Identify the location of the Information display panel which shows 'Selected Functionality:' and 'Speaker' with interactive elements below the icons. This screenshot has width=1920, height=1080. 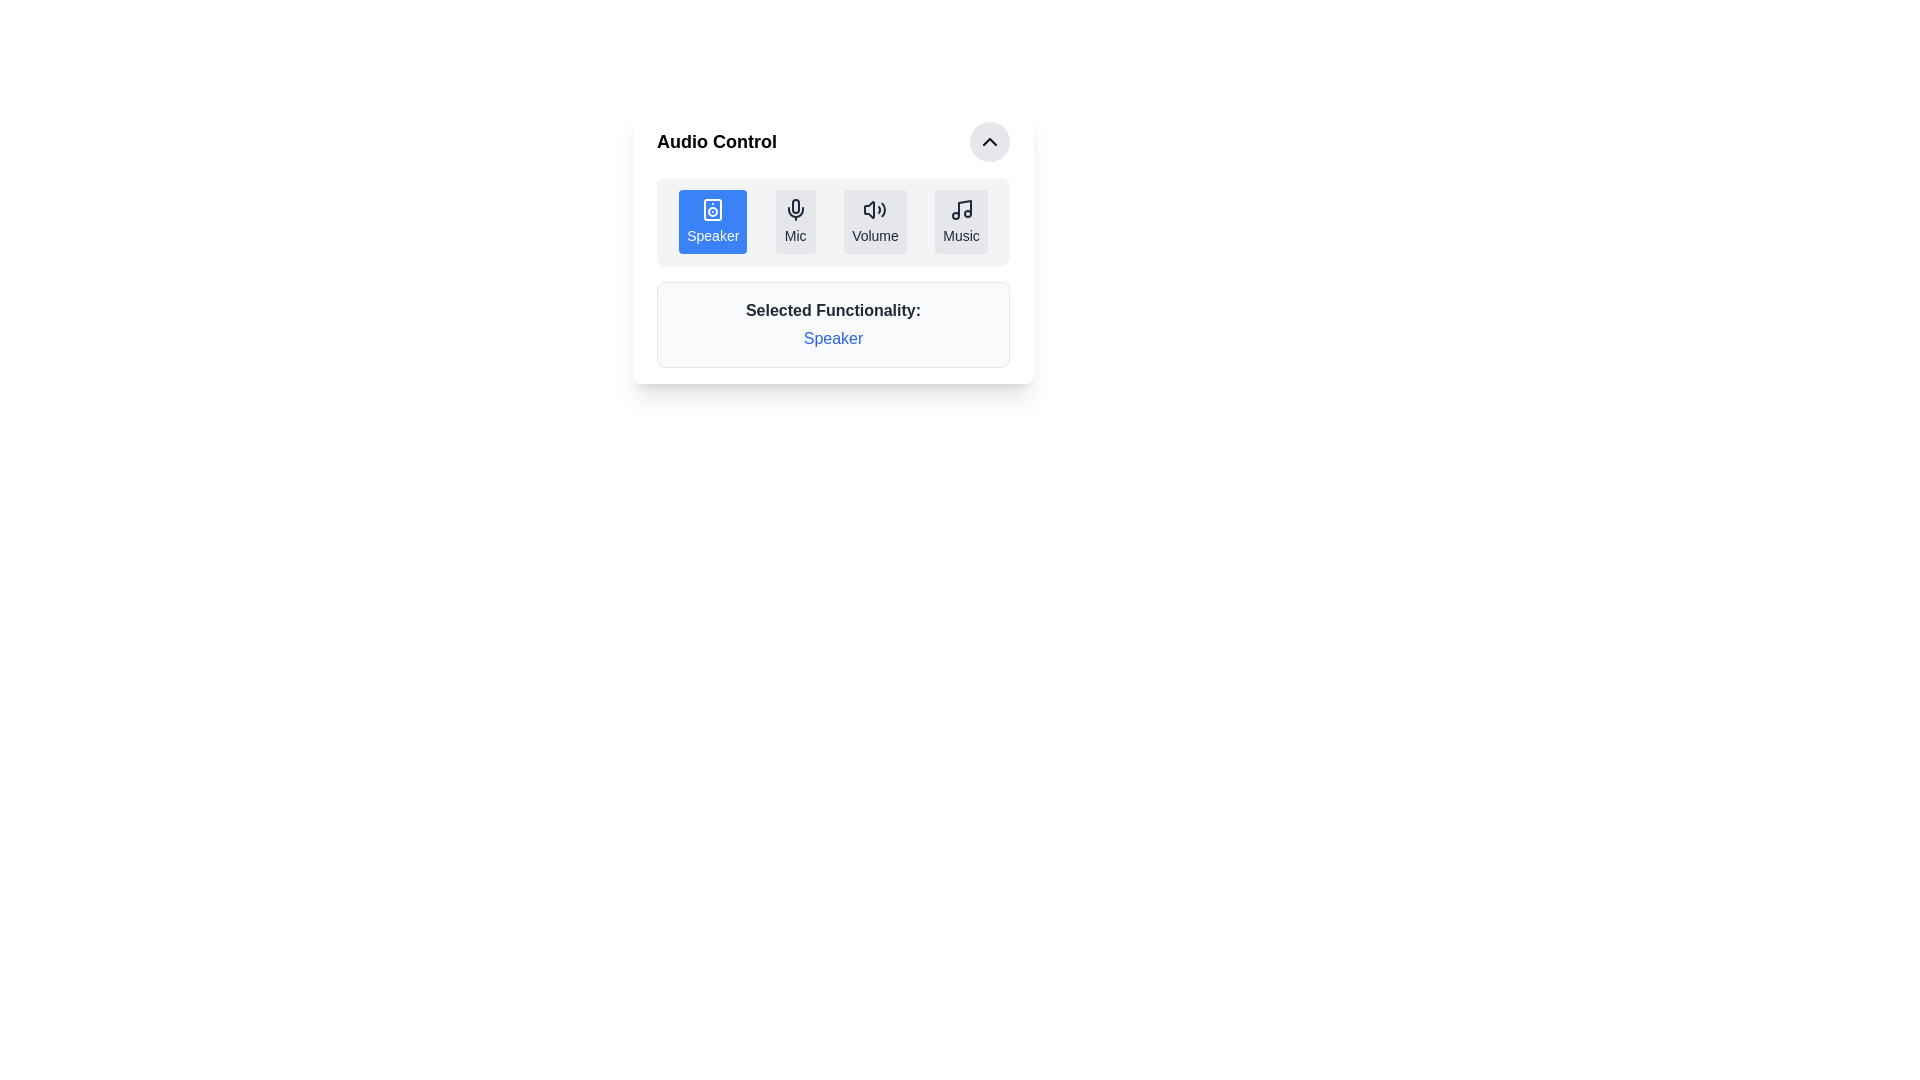
(833, 323).